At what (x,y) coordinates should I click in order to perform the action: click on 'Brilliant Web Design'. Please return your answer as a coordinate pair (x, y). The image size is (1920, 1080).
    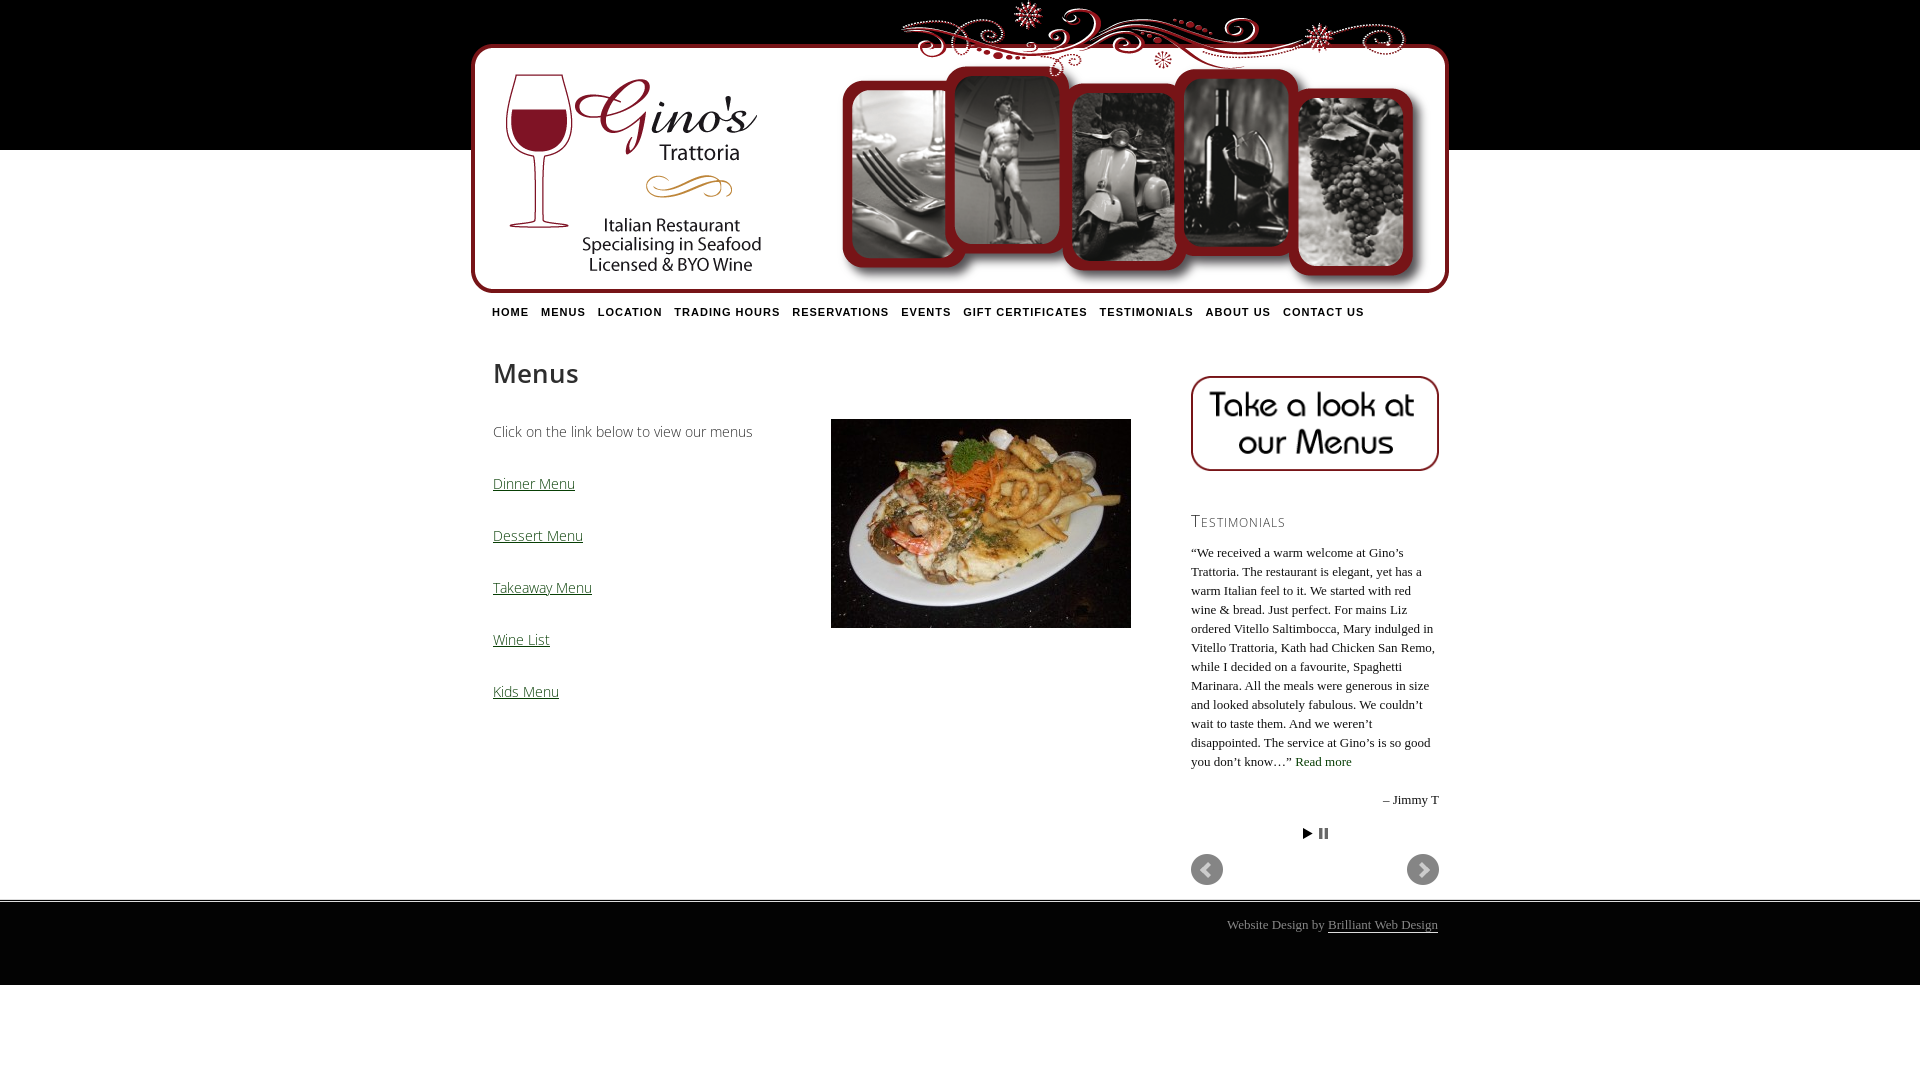
    Looking at the image, I should click on (1381, 925).